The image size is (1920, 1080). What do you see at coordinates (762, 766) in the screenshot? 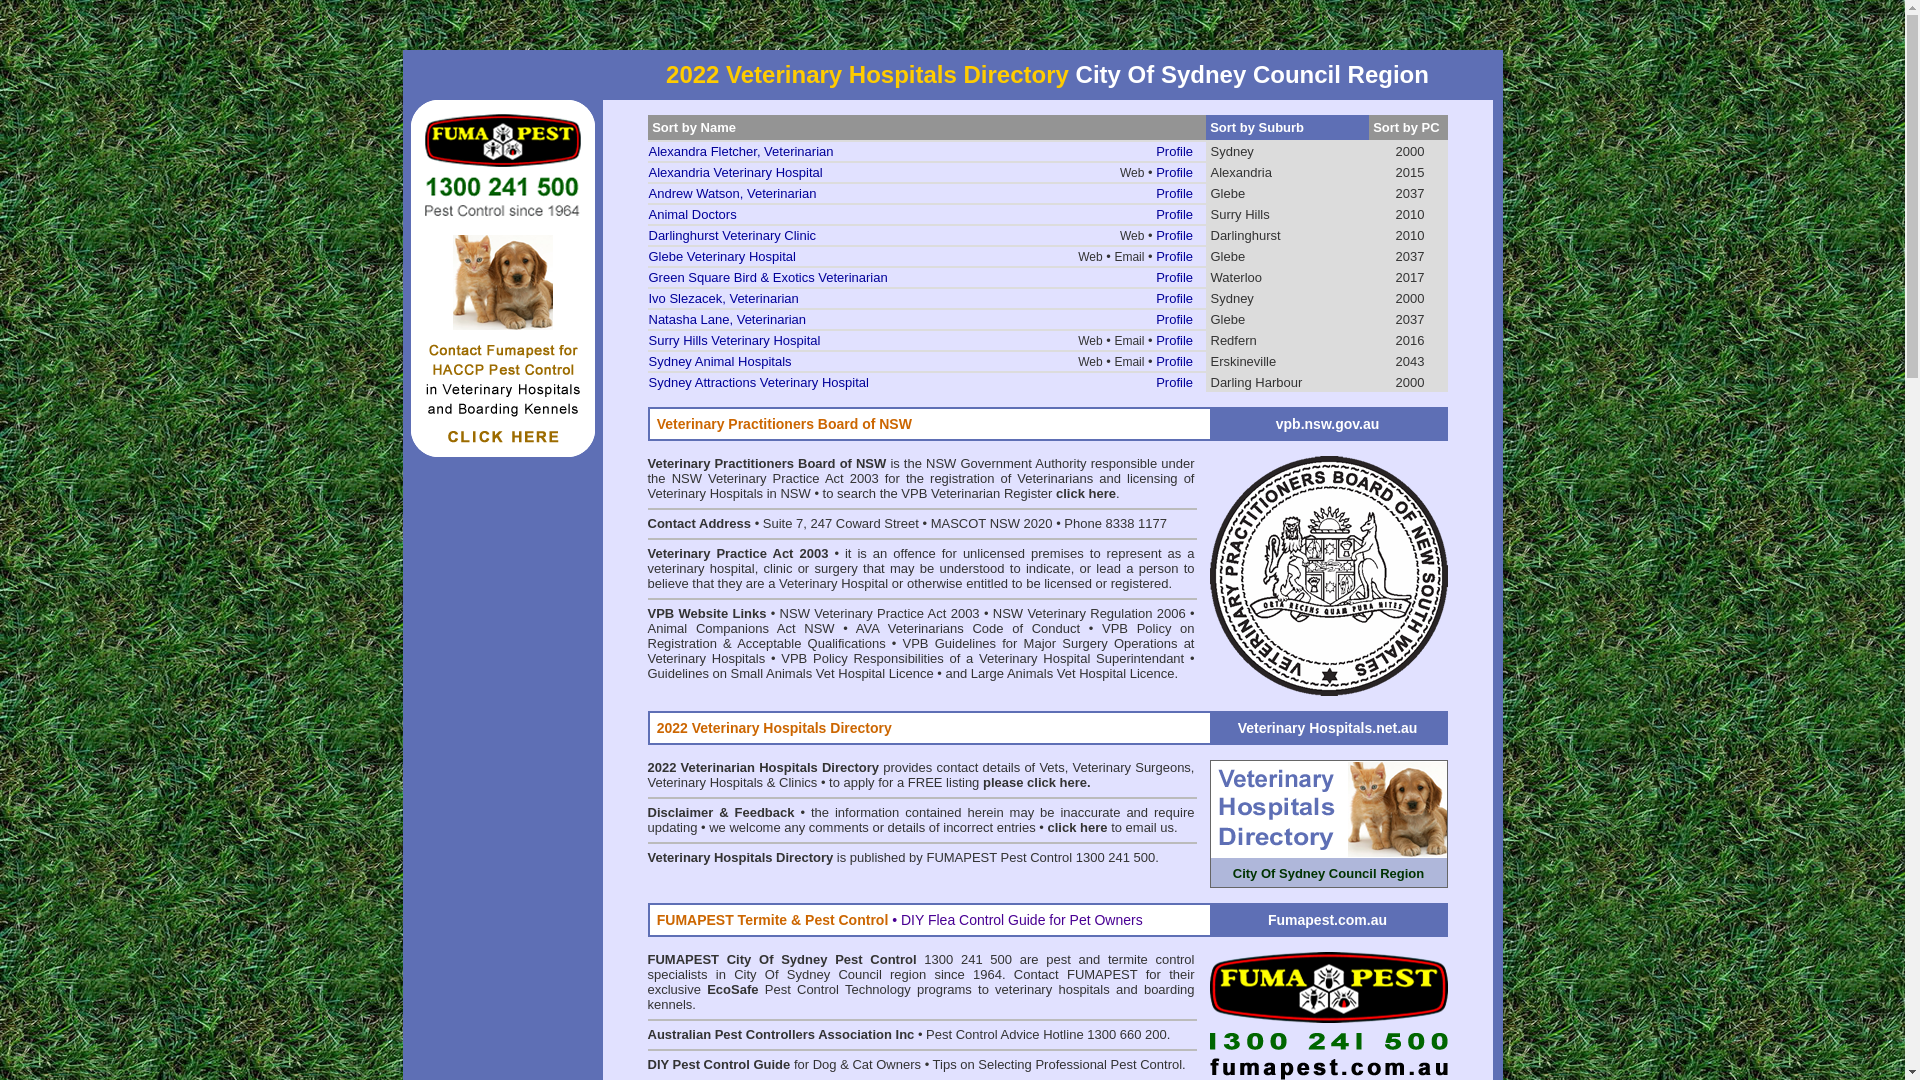
I see `'2022 Veterinarian Hospitals Directory'` at bounding box center [762, 766].